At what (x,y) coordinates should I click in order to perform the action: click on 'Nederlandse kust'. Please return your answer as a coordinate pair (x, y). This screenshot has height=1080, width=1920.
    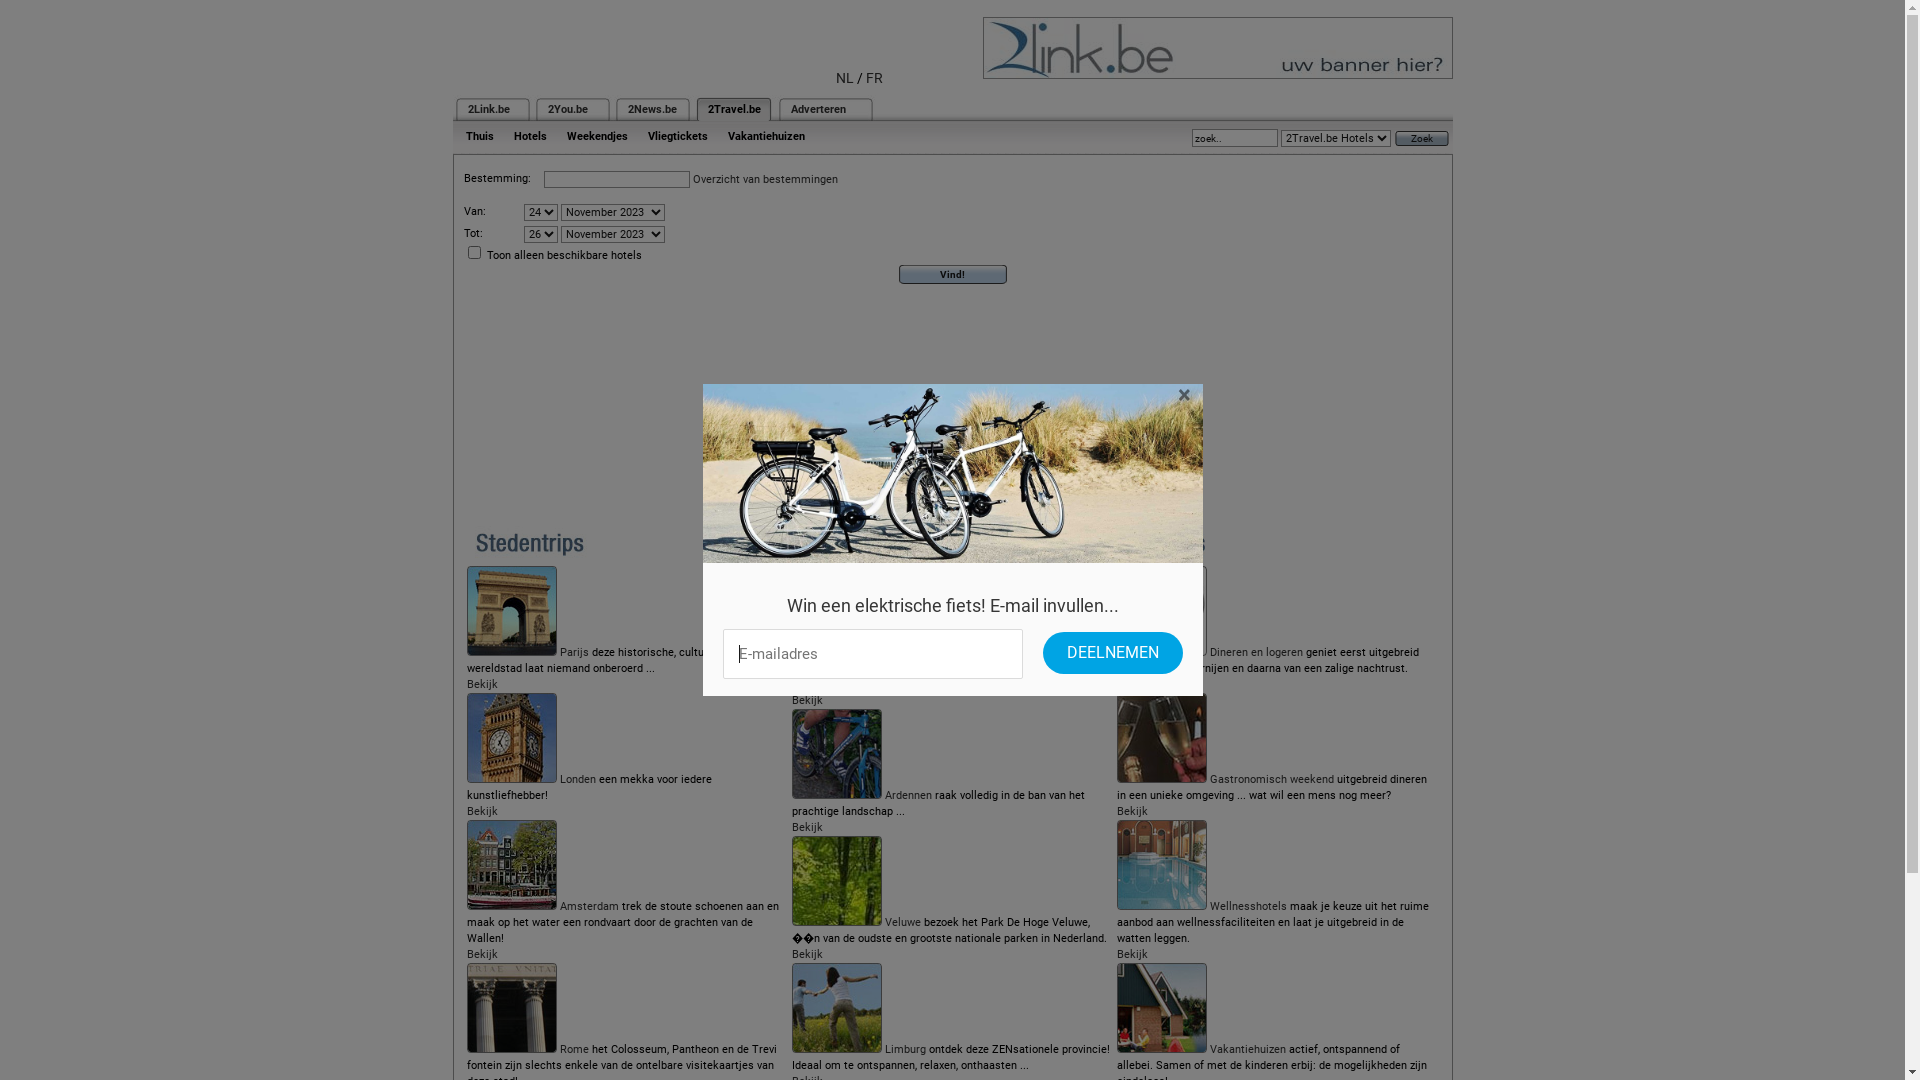
    Looking at the image, I should click on (883, 652).